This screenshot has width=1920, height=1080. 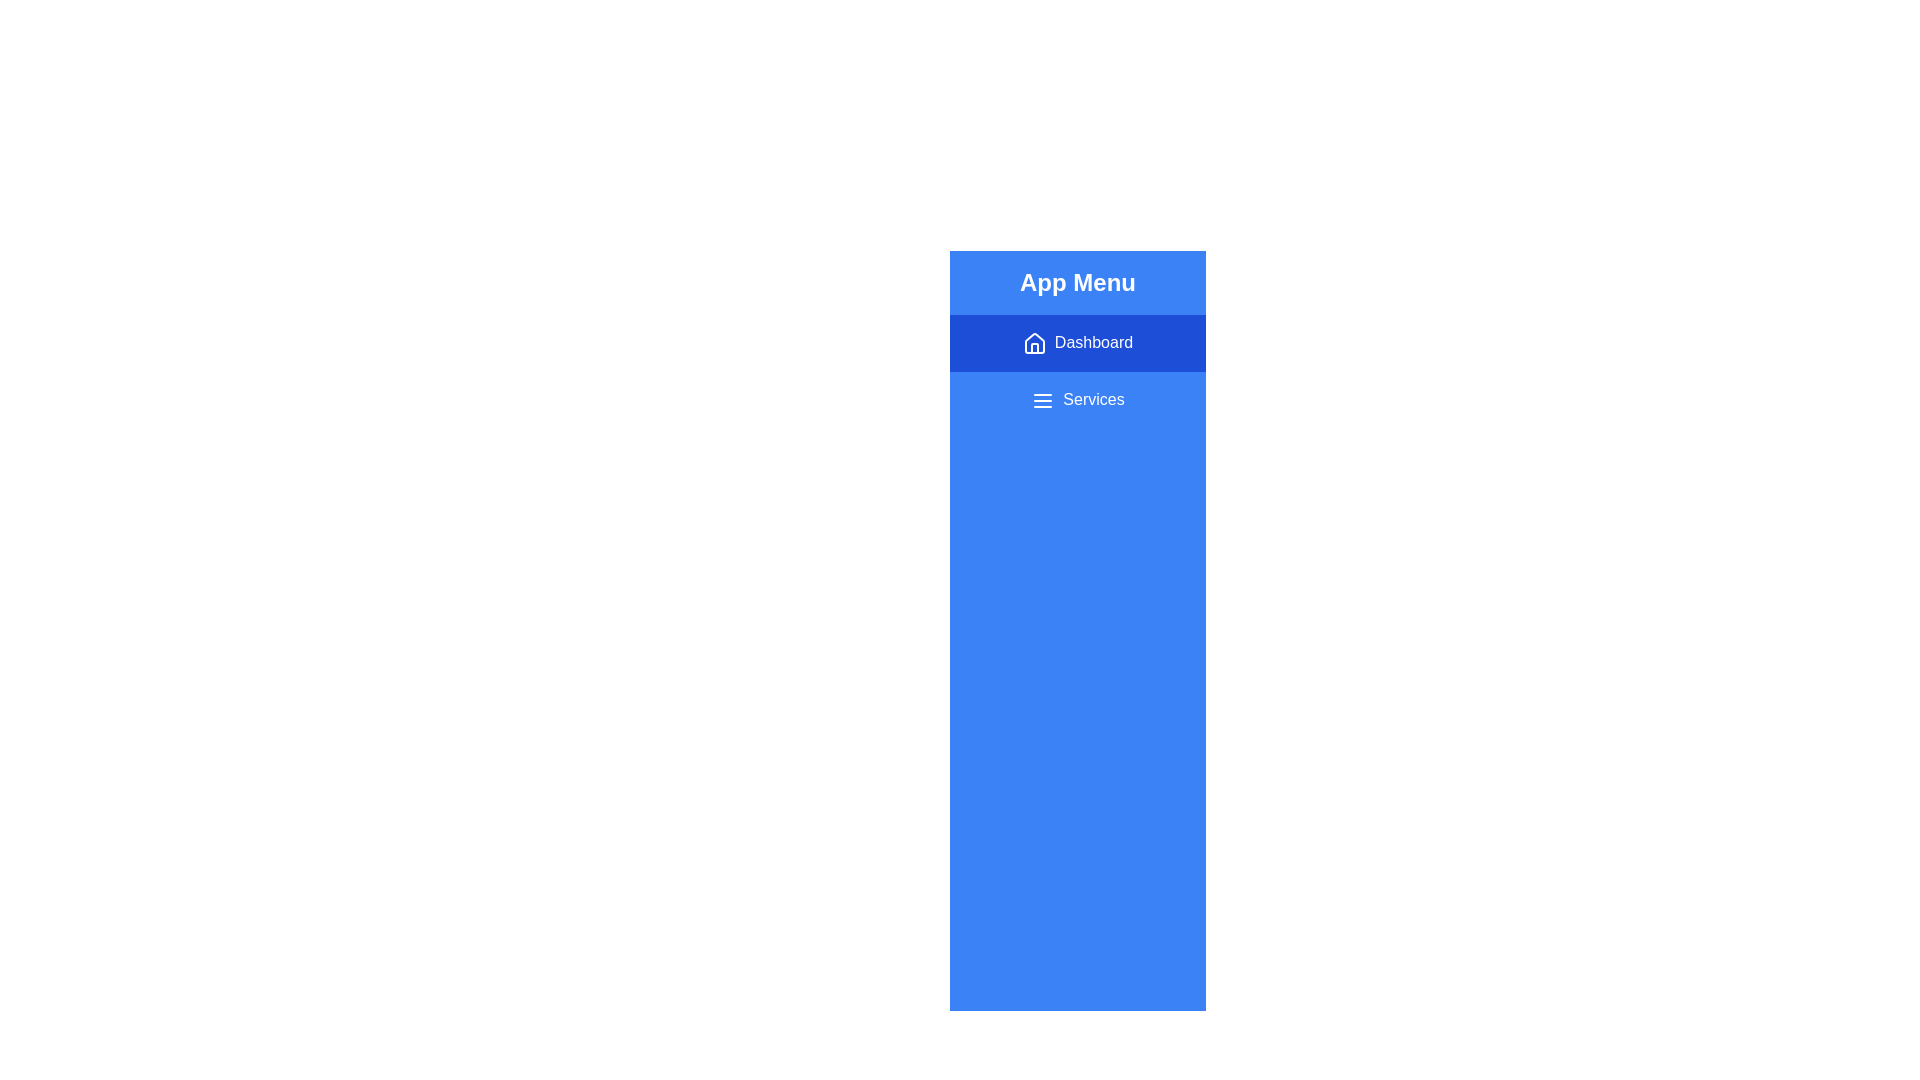 What do you see at coordinates (1077, 400) in the screenshot?
I see `the 'Services' button with a blue background and white text` at bounding box center [1077, 400].